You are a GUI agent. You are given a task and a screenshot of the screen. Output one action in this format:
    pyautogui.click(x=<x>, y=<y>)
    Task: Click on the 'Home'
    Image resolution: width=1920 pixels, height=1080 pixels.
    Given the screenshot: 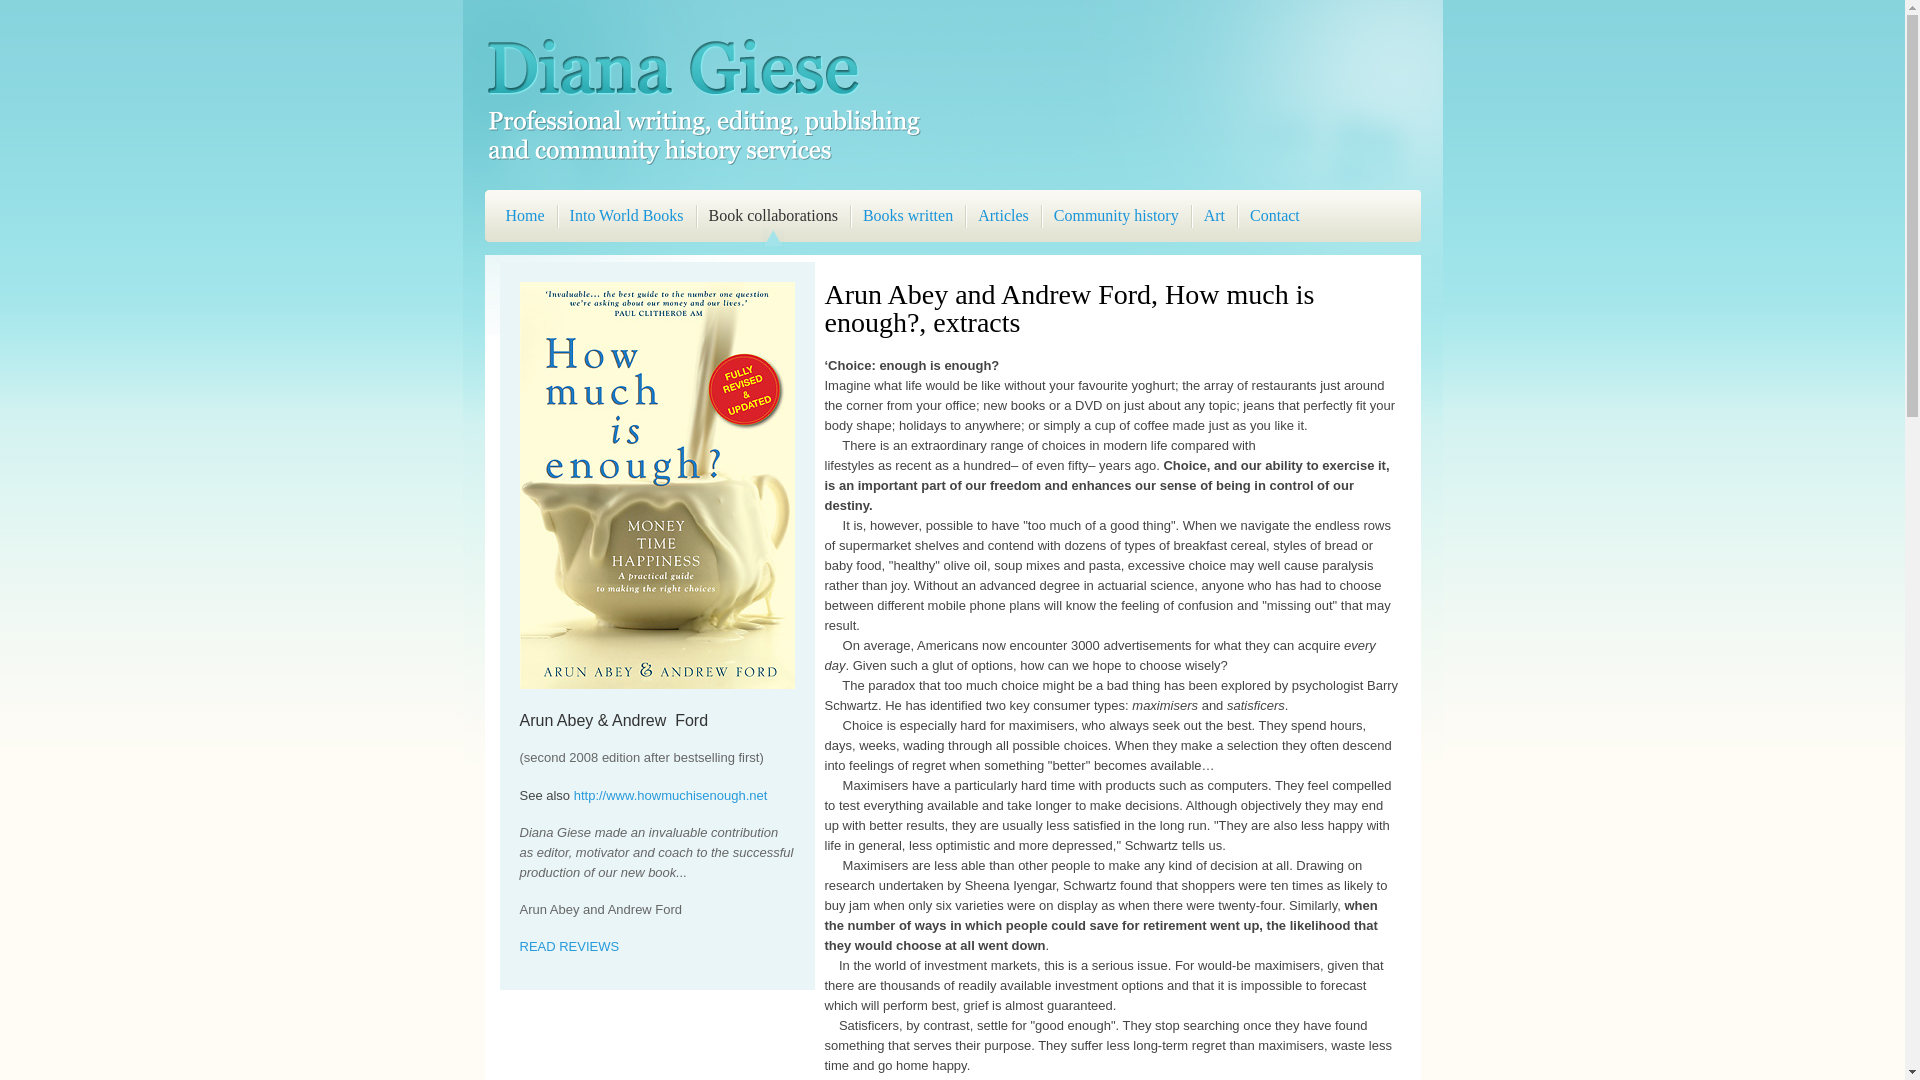 What is the action you would take?
    pyautogui.click(x=525, y=219)
    